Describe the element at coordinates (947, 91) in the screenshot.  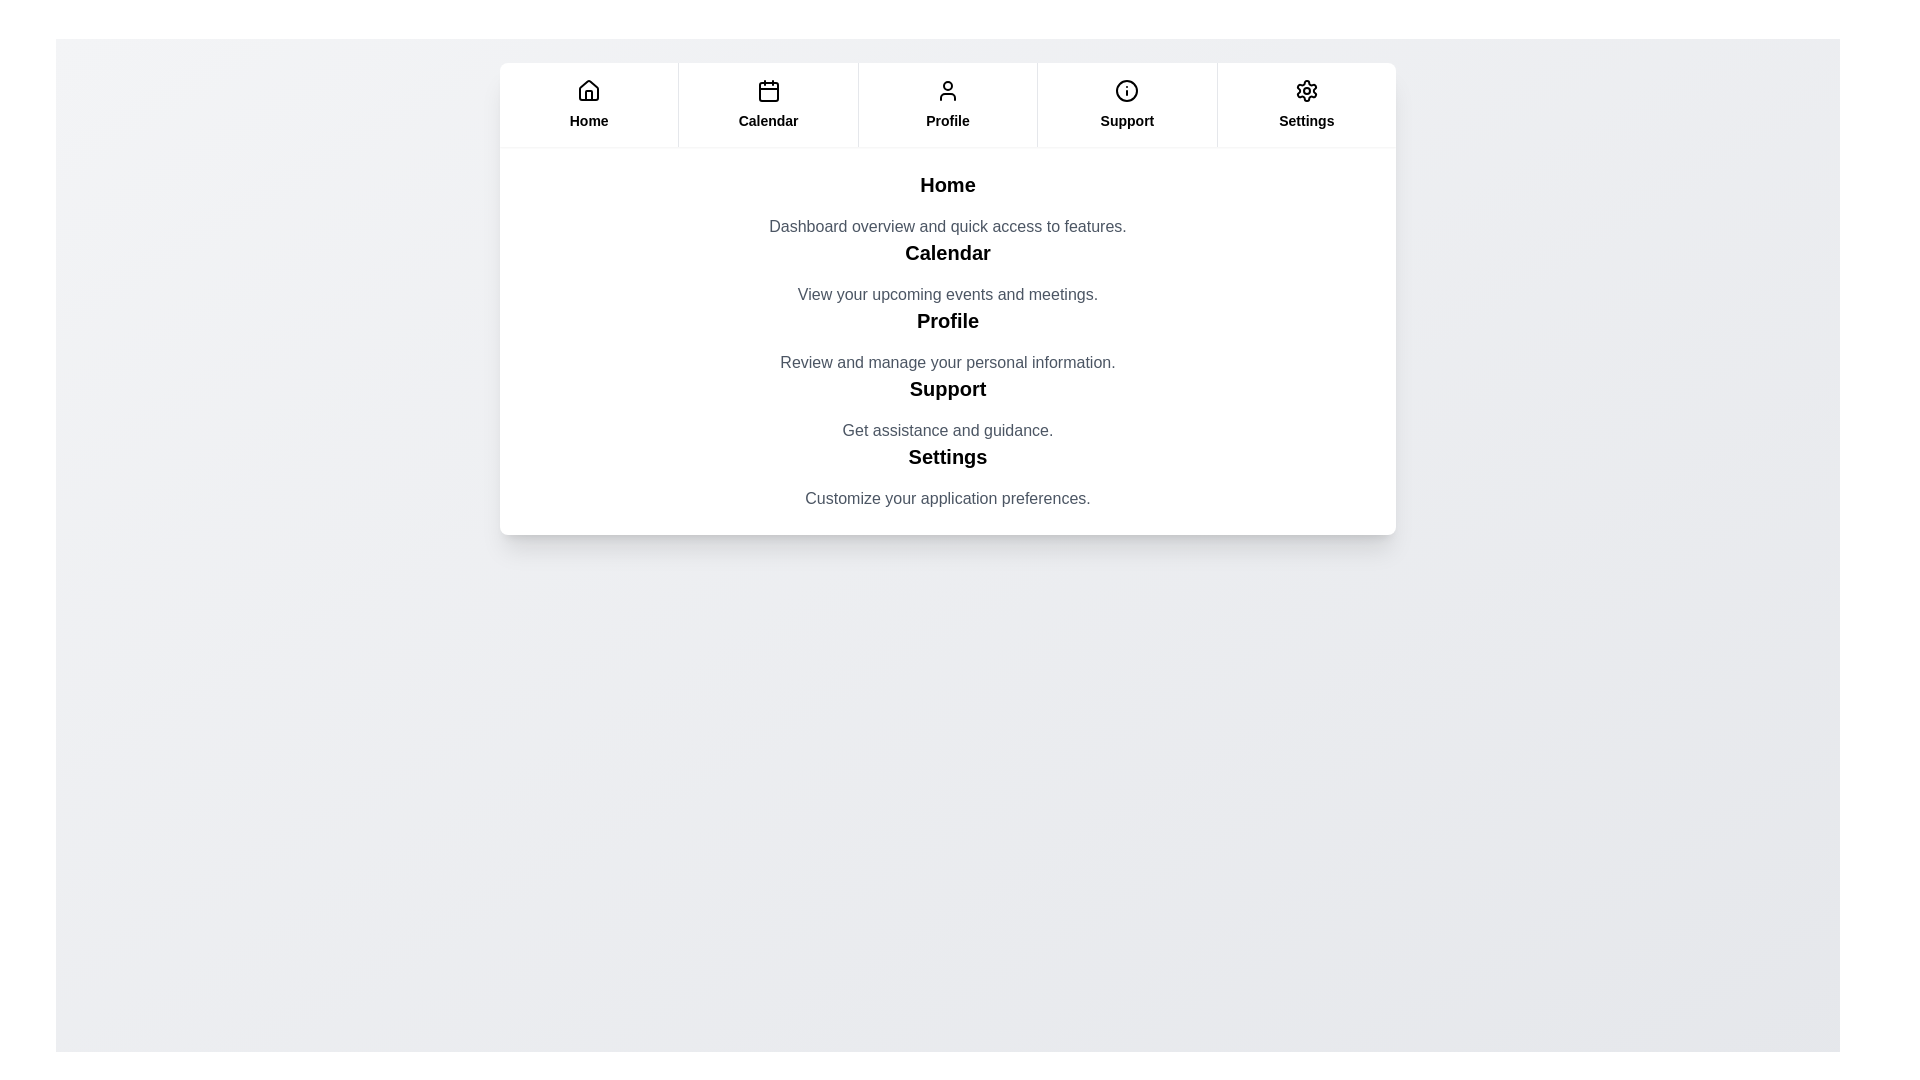
I see `the user profile icon located in the 'Profile' tab of the horizontal navigation bar` at that location.